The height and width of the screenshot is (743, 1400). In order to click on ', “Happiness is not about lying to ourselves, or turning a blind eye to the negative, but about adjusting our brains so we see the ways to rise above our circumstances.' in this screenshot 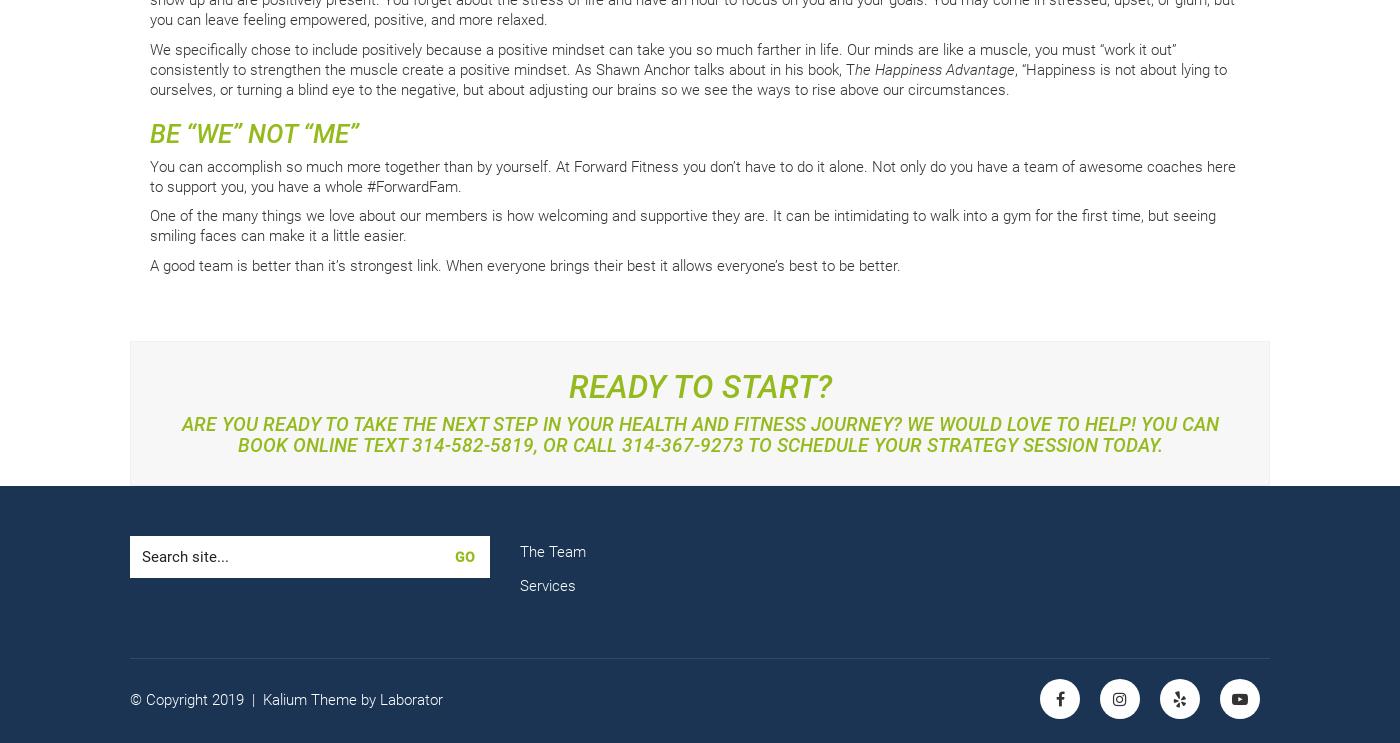, I will do `click(688, 78)`.